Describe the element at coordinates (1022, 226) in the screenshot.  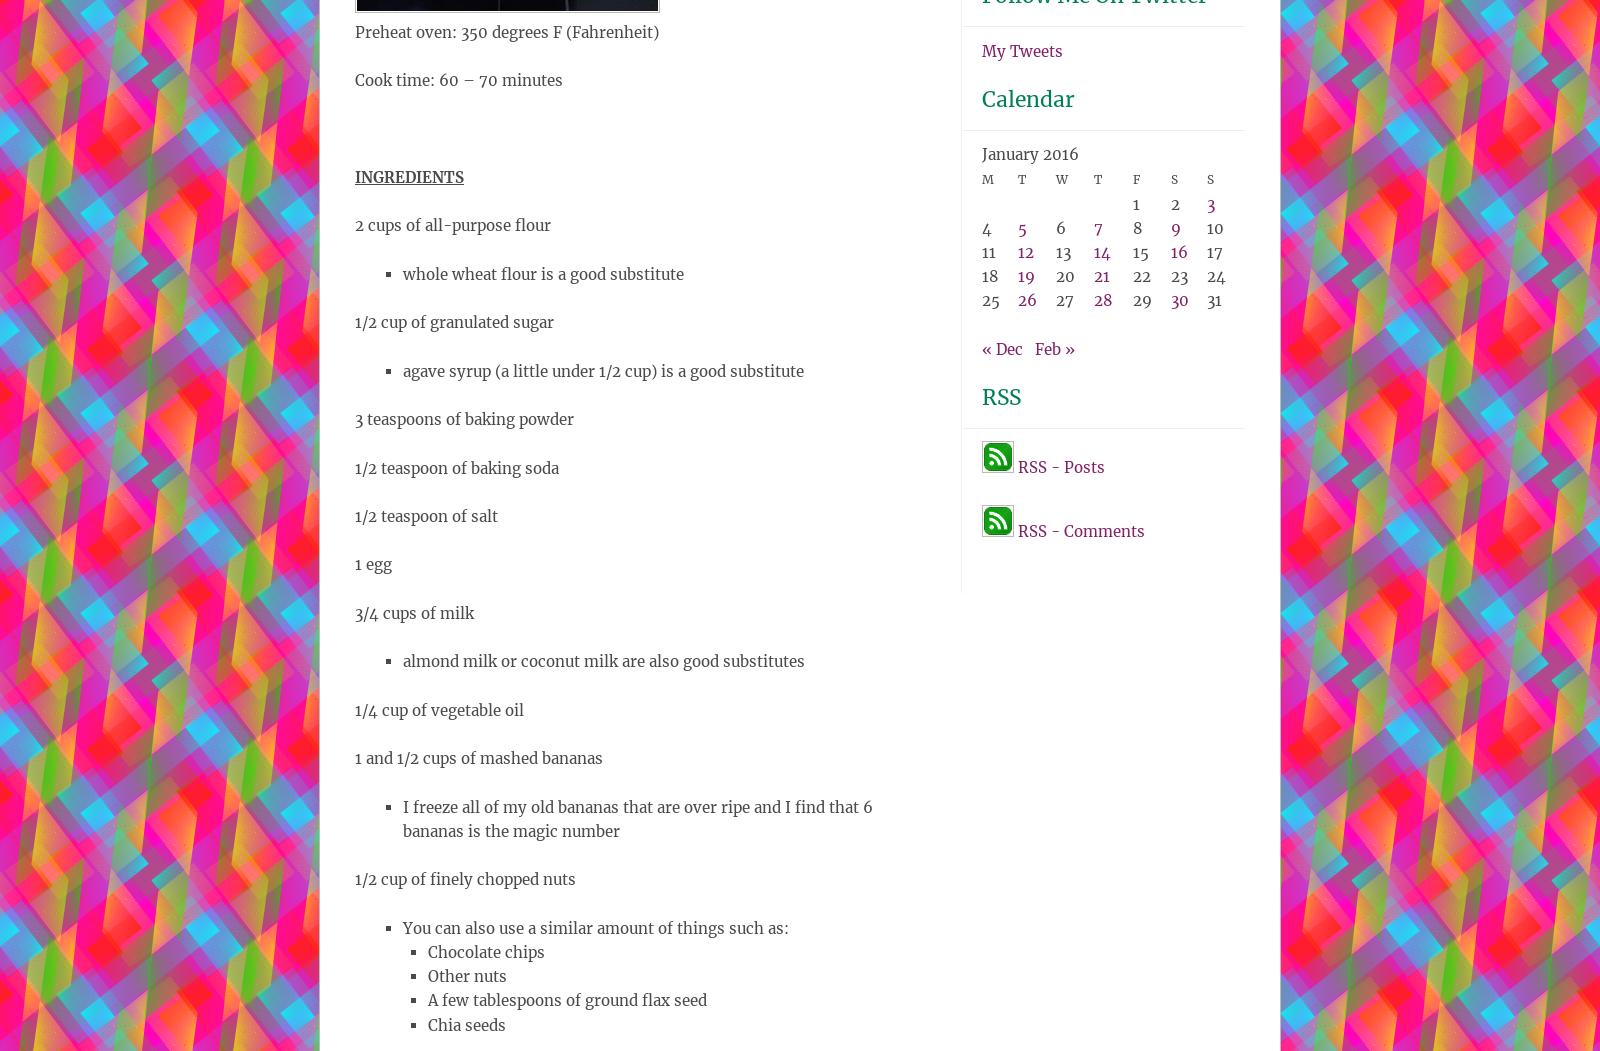
I see `'5'` at that location.